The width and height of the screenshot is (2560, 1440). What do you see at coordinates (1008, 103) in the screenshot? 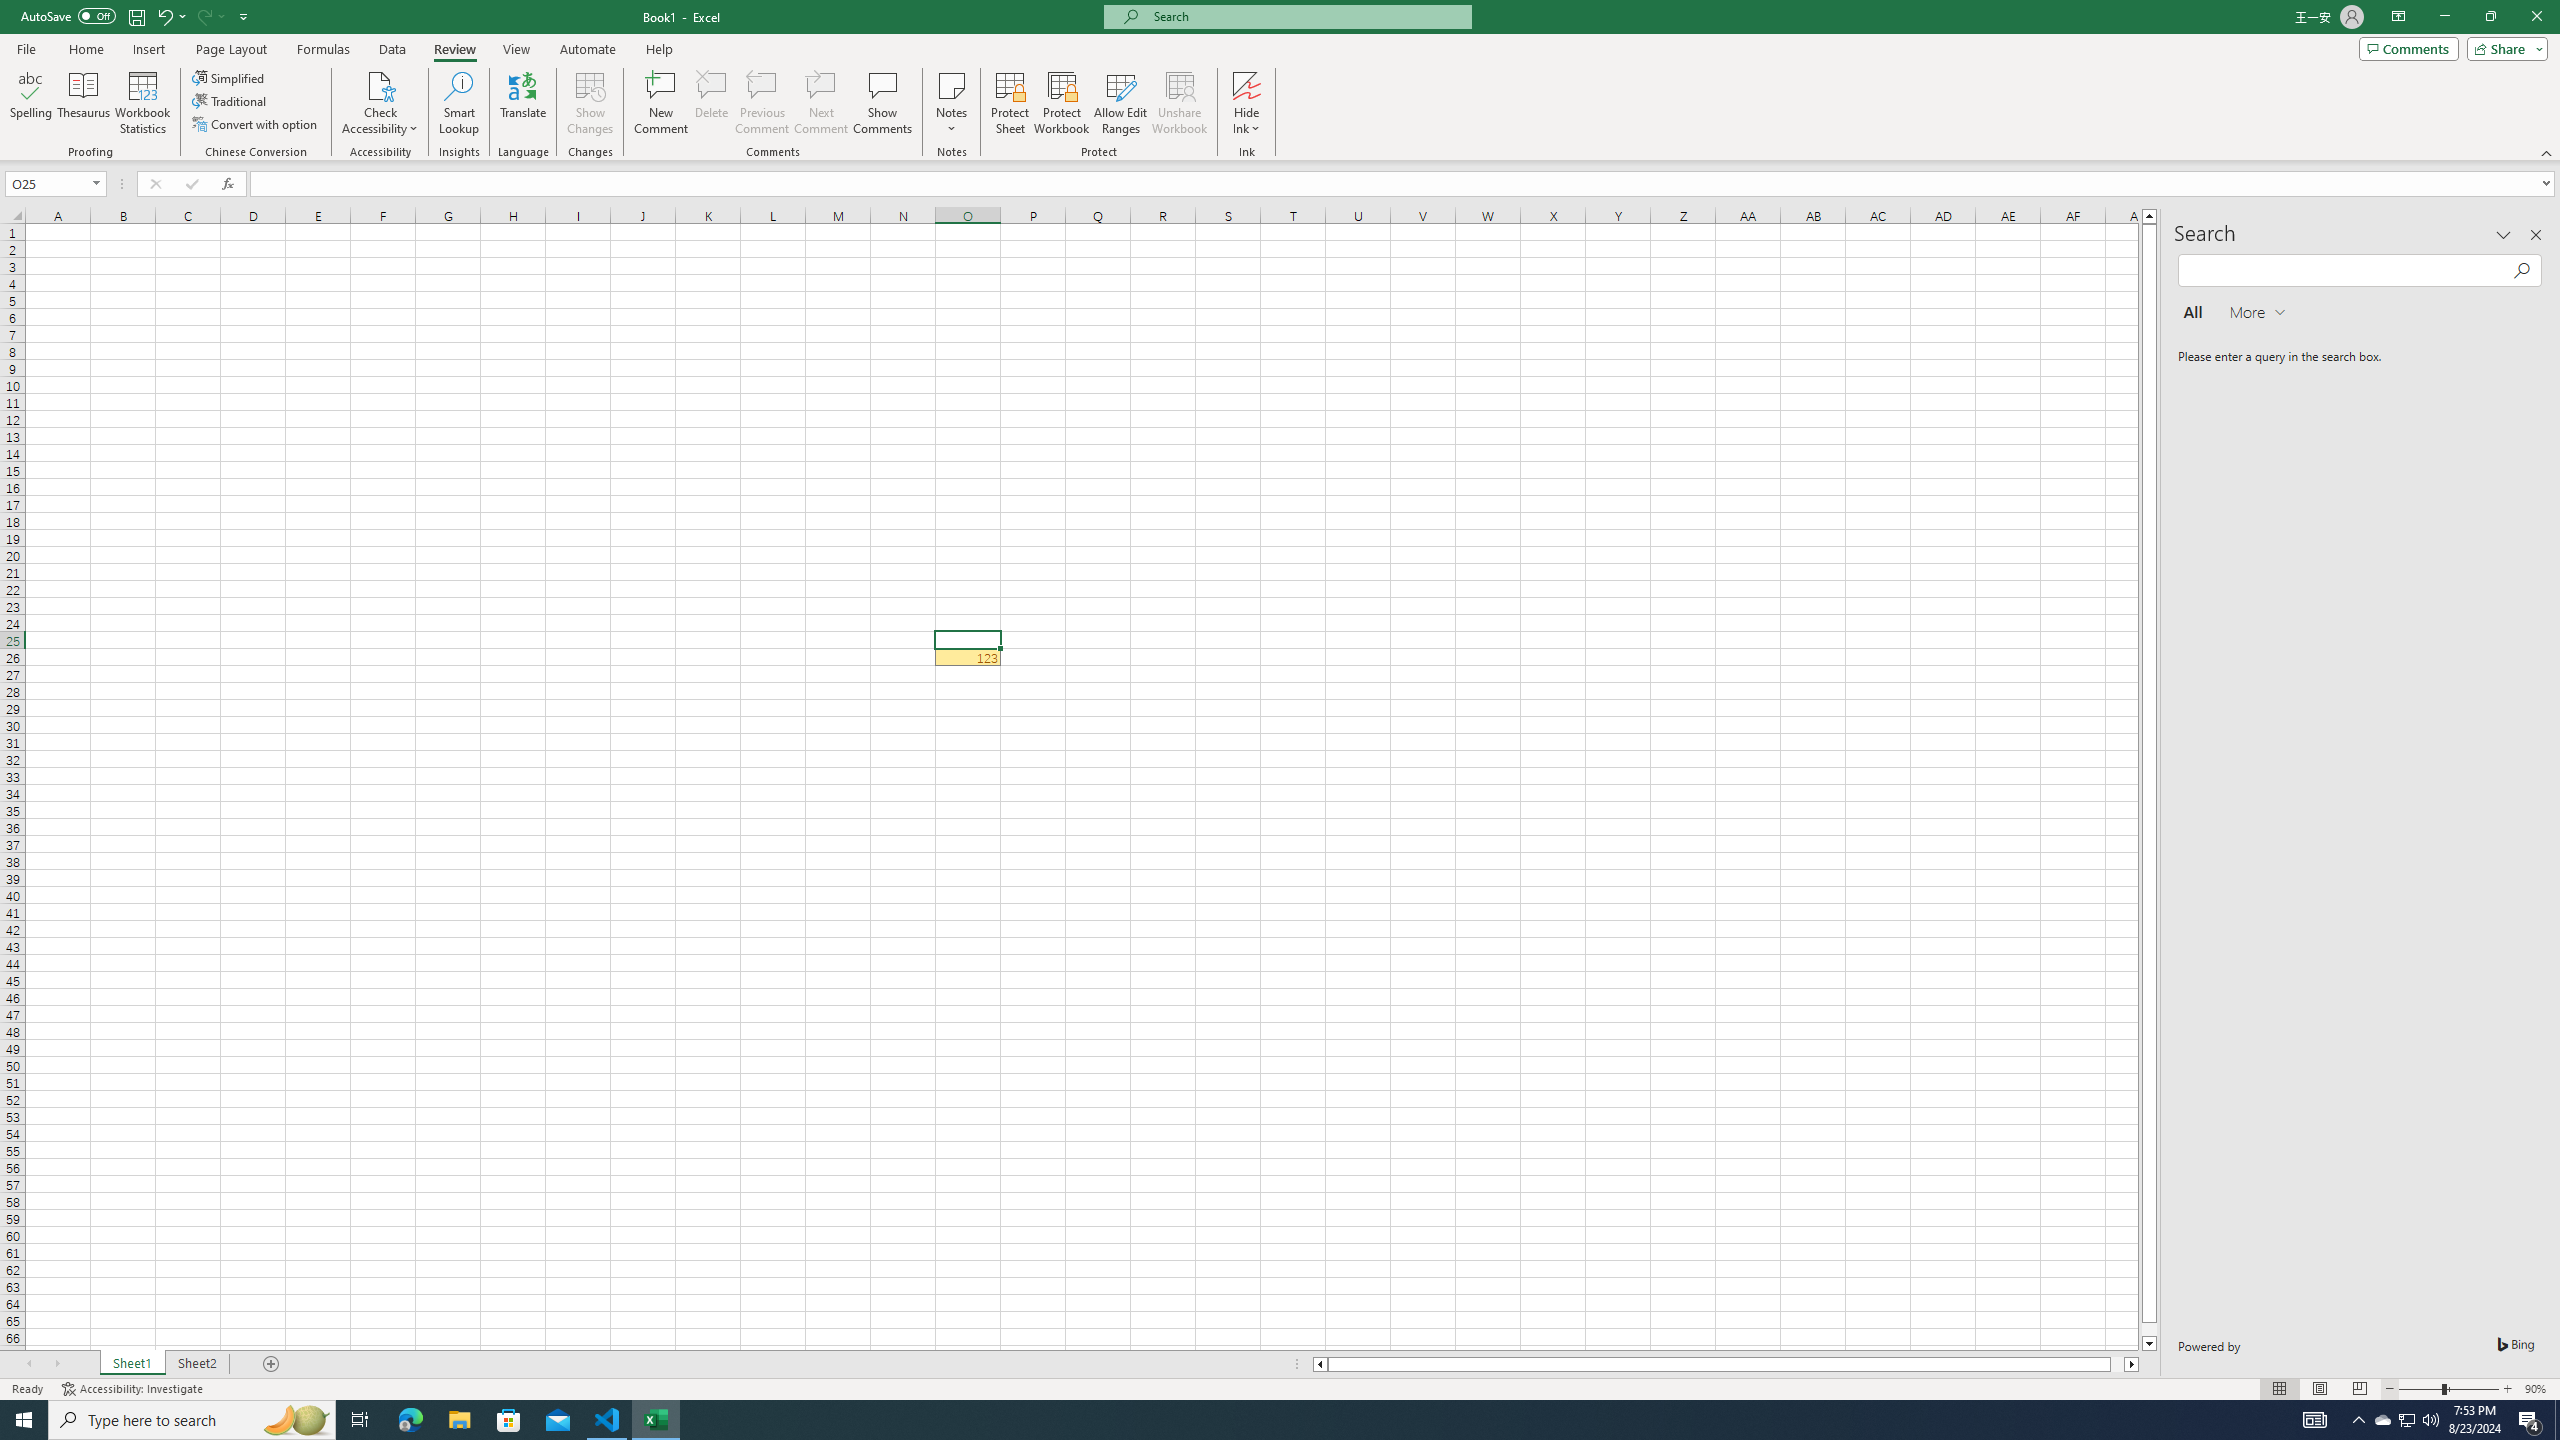
I see `'Protect Sheet...'` at bounding box center [1008, 103].